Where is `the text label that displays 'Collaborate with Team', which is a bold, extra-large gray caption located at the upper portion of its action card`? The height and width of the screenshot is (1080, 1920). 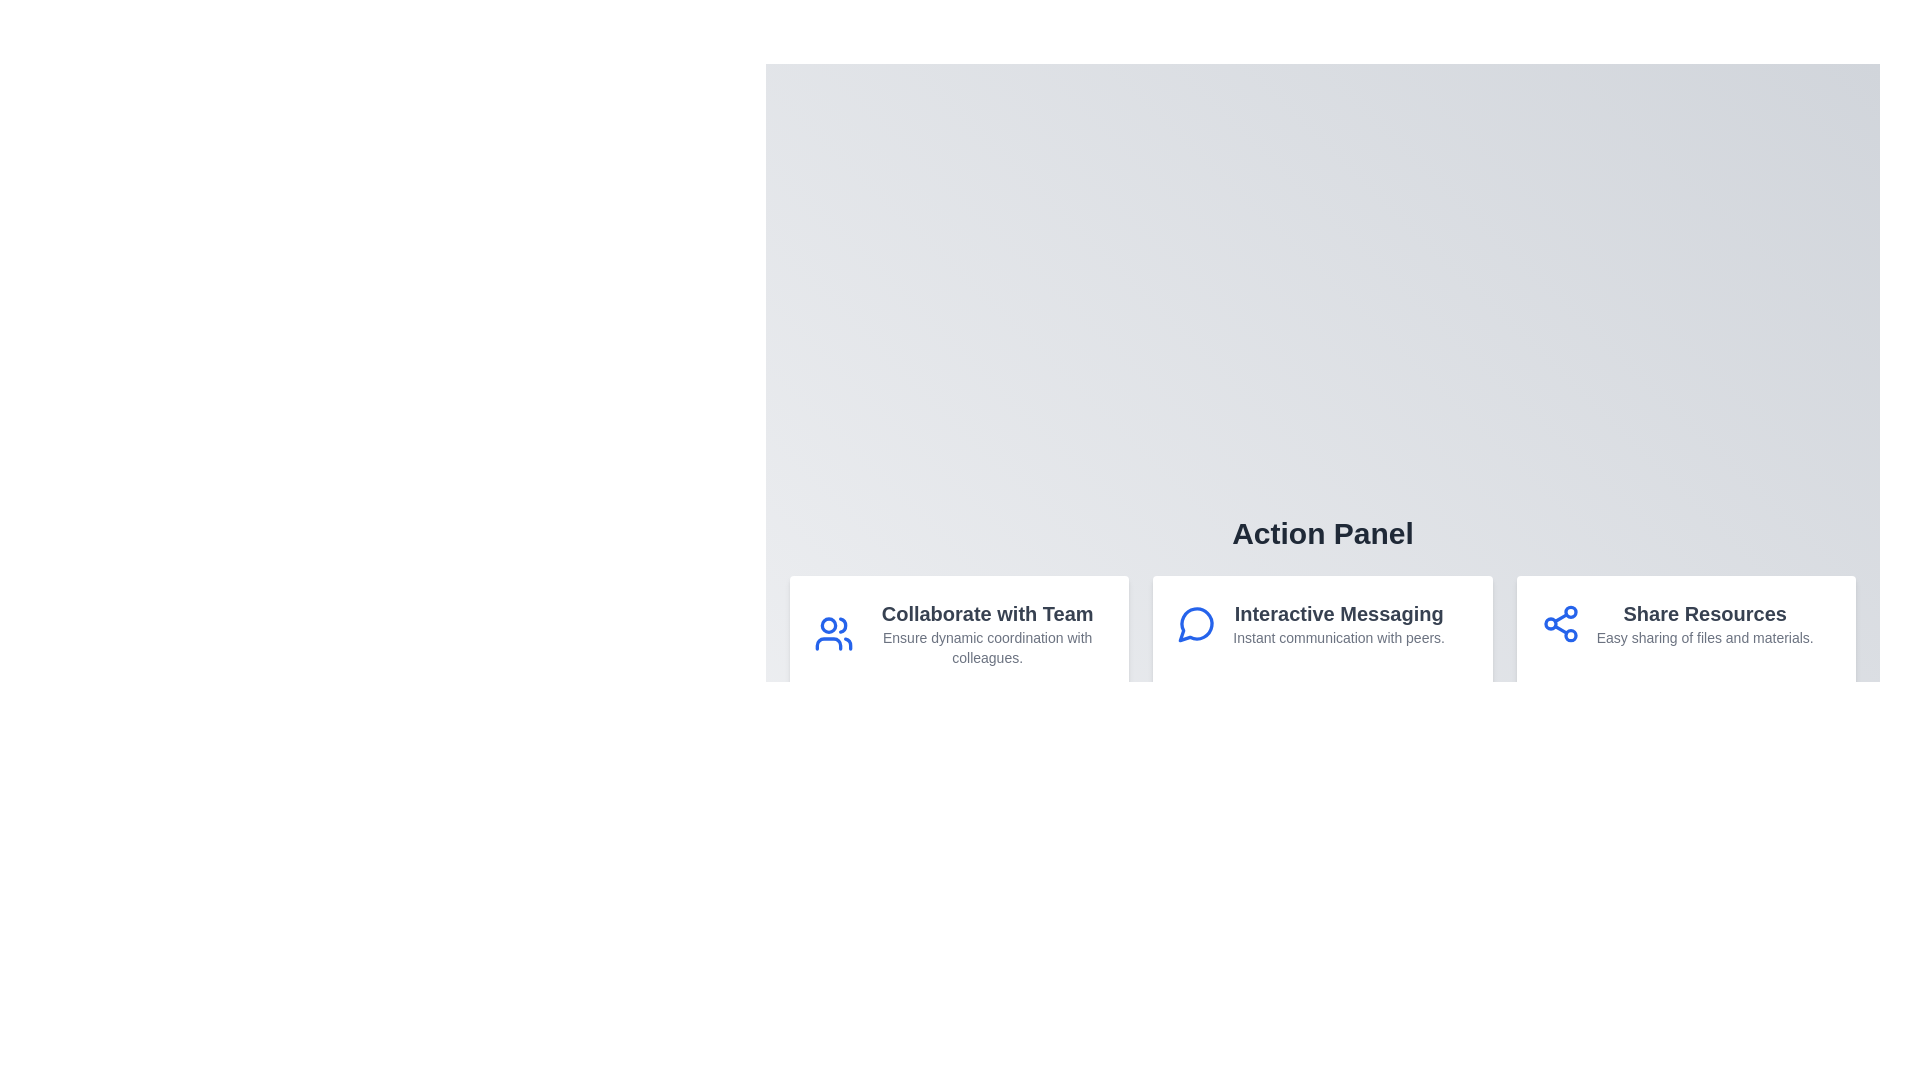
the text label that displays 'Collaborate with Team', which is a bold, extra-large gray caption located at the upper portion of its action card is located at coordinates (987, 612).